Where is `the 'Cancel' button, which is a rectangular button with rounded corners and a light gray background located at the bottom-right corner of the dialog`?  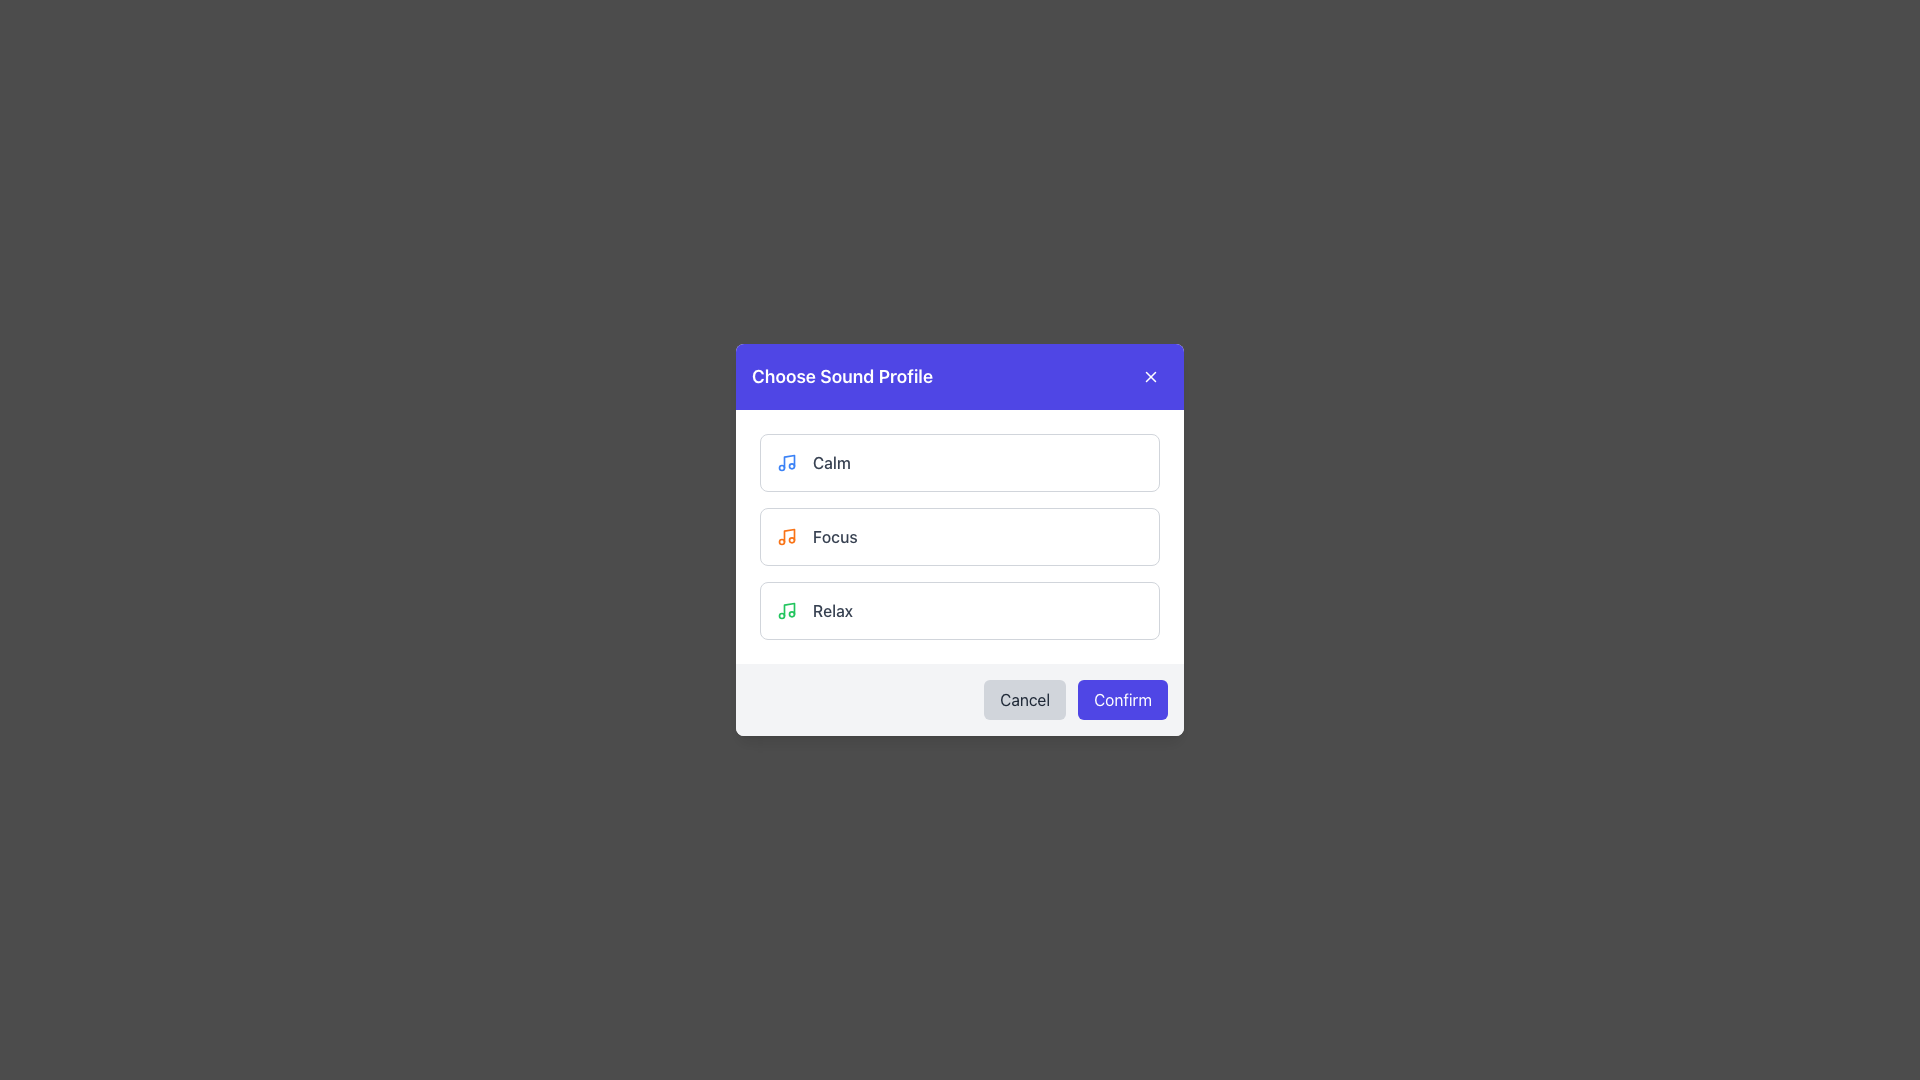 the 'Cancel' button, which is a rectangular button with rounded corners and a light gray background located at the bottom-right corner of the dialog is located at coordinates (1025, 698).